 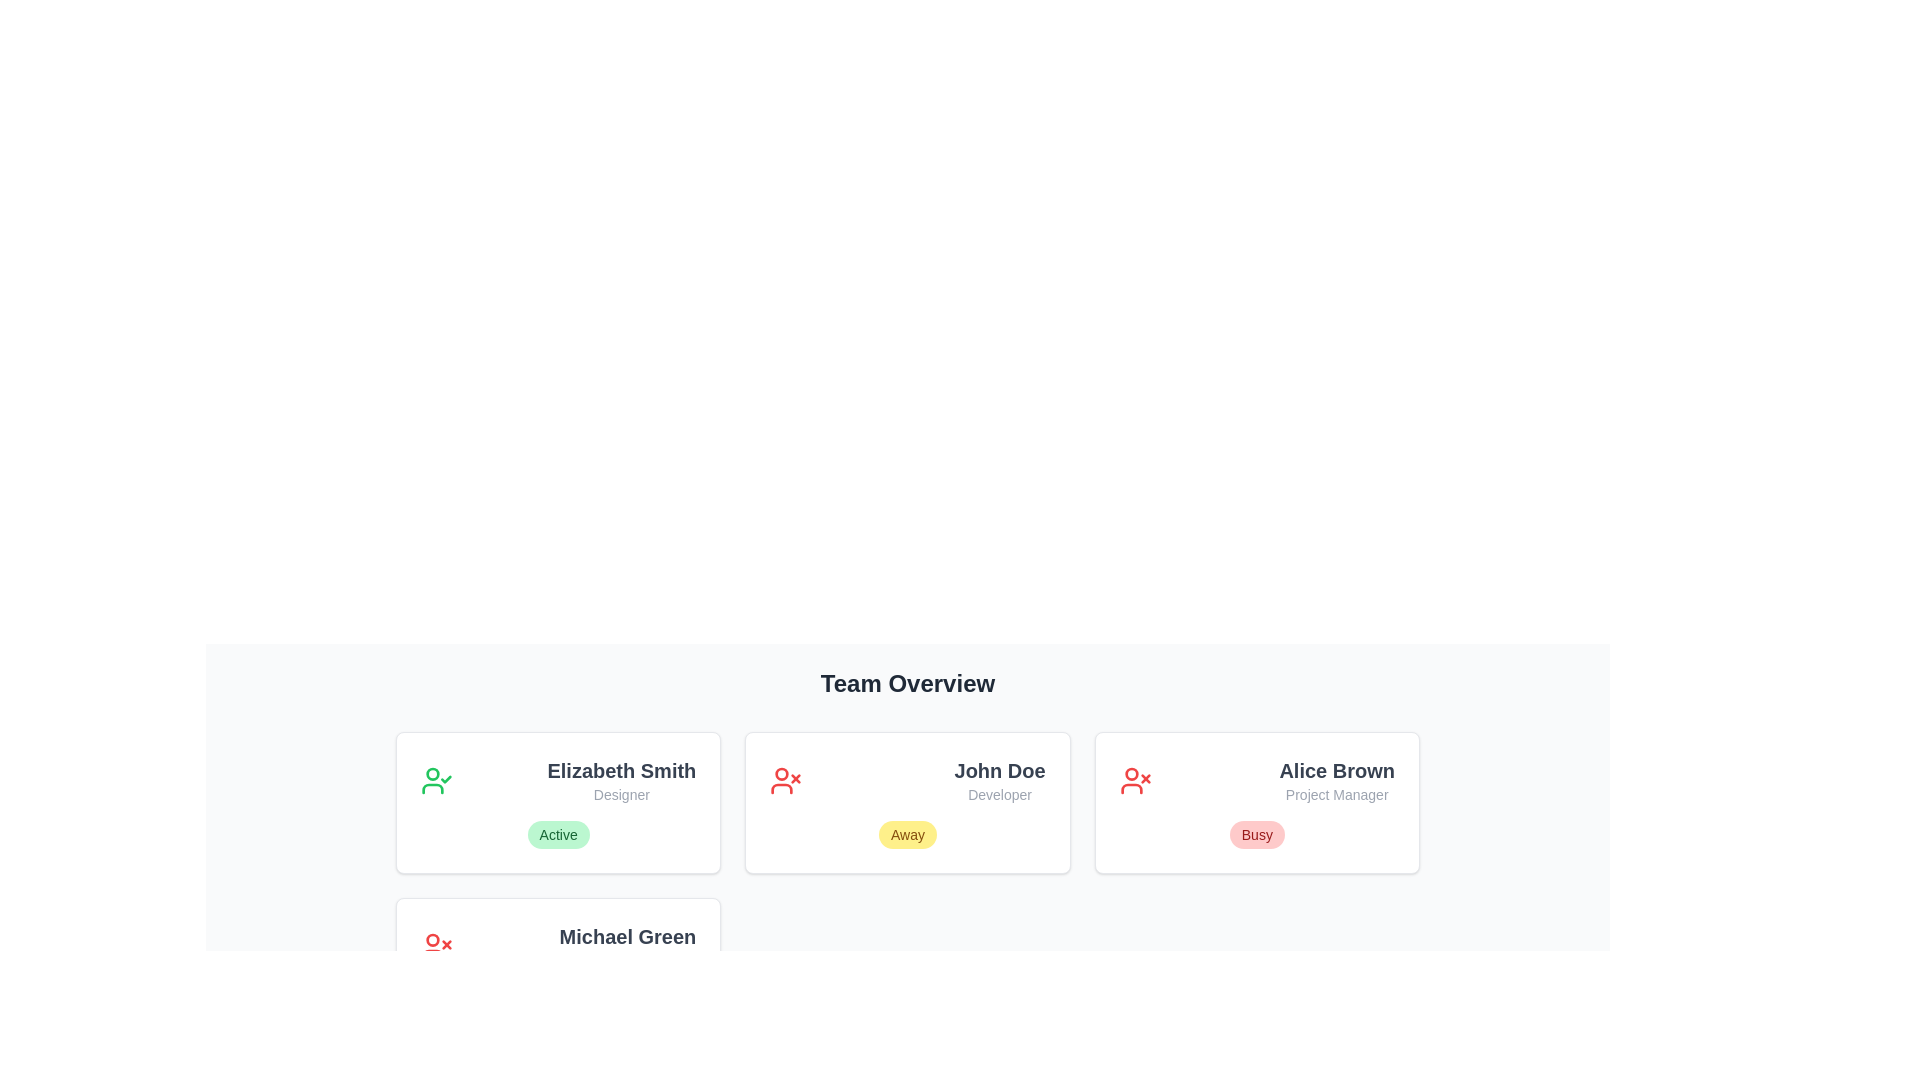 I want to click on the profile card, so click(x=558, y=967).